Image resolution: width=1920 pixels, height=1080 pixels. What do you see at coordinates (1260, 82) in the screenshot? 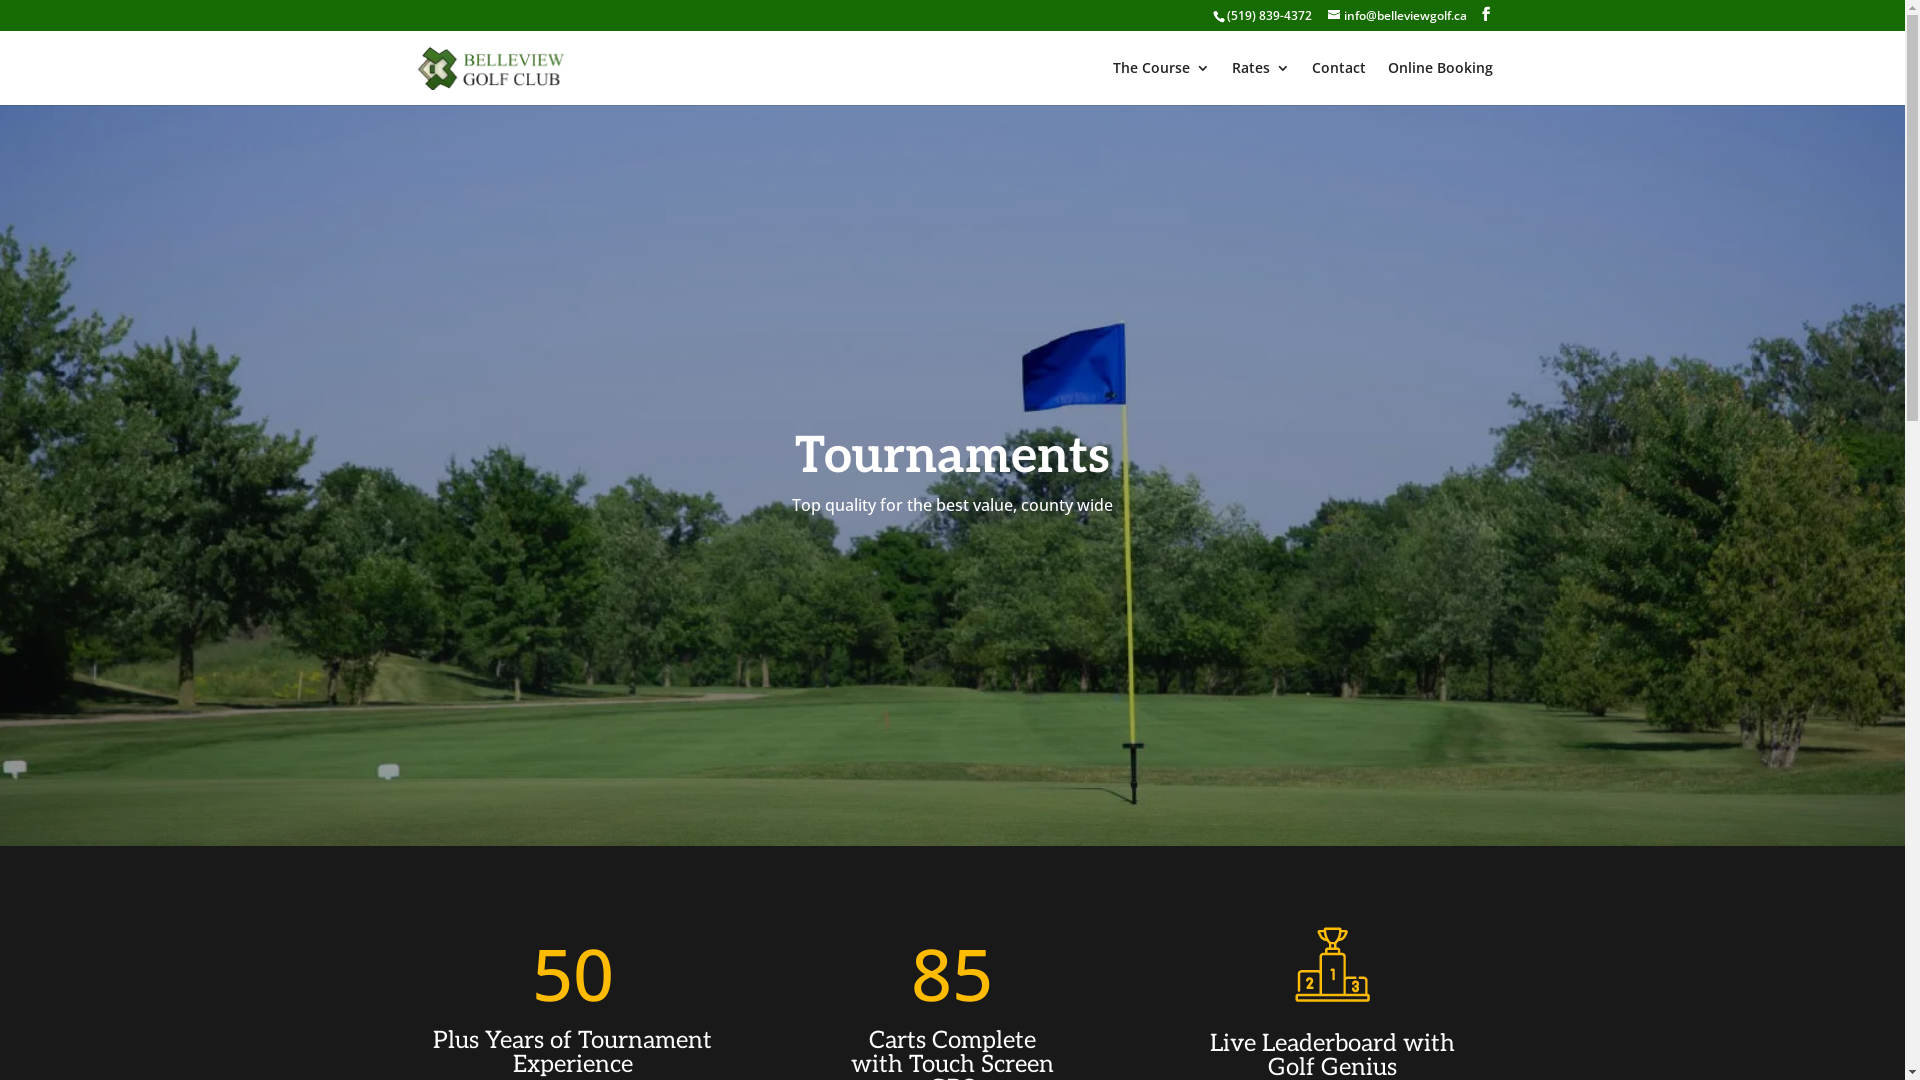
I see `'Rates'` at bounding box center [1260, 82].